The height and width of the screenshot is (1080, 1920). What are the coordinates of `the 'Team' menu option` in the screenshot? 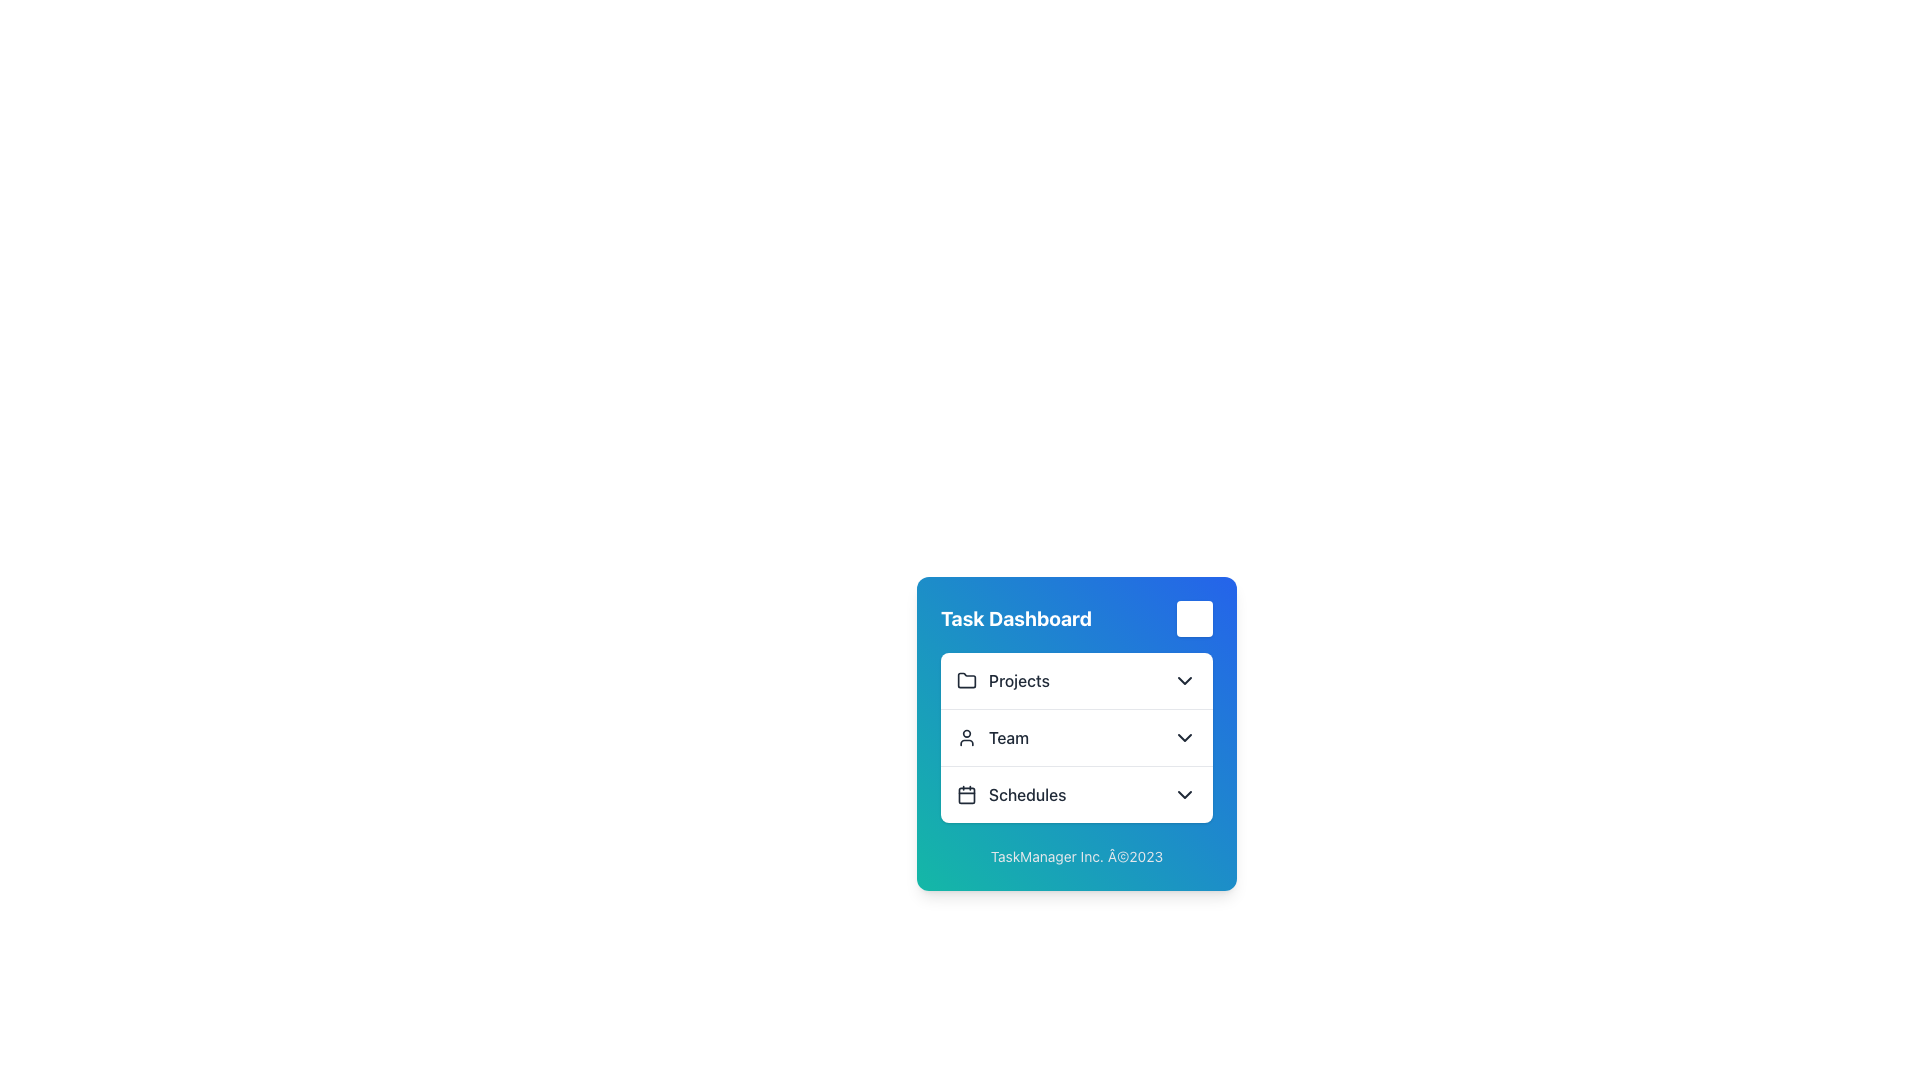 It's located at (993, 737).